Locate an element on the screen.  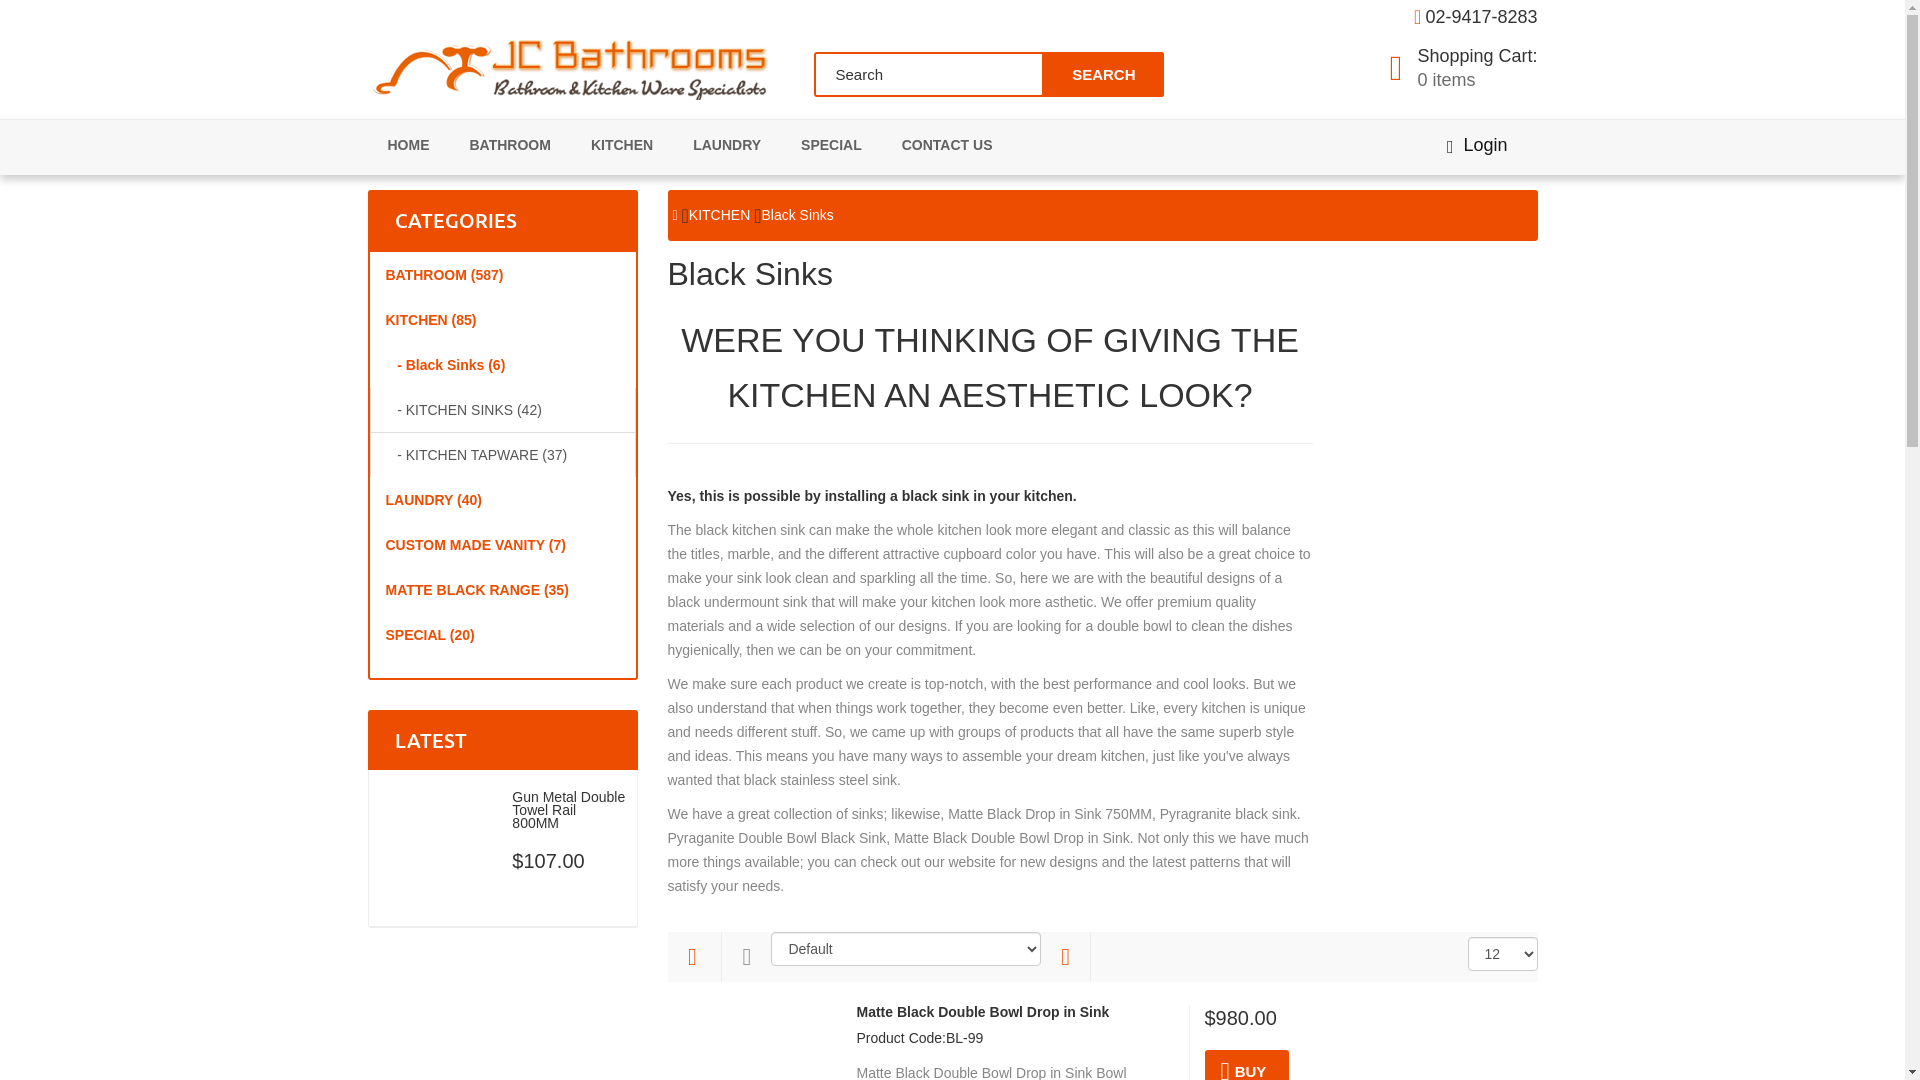
'SEARCH' is located at coordinates (1101, 73).